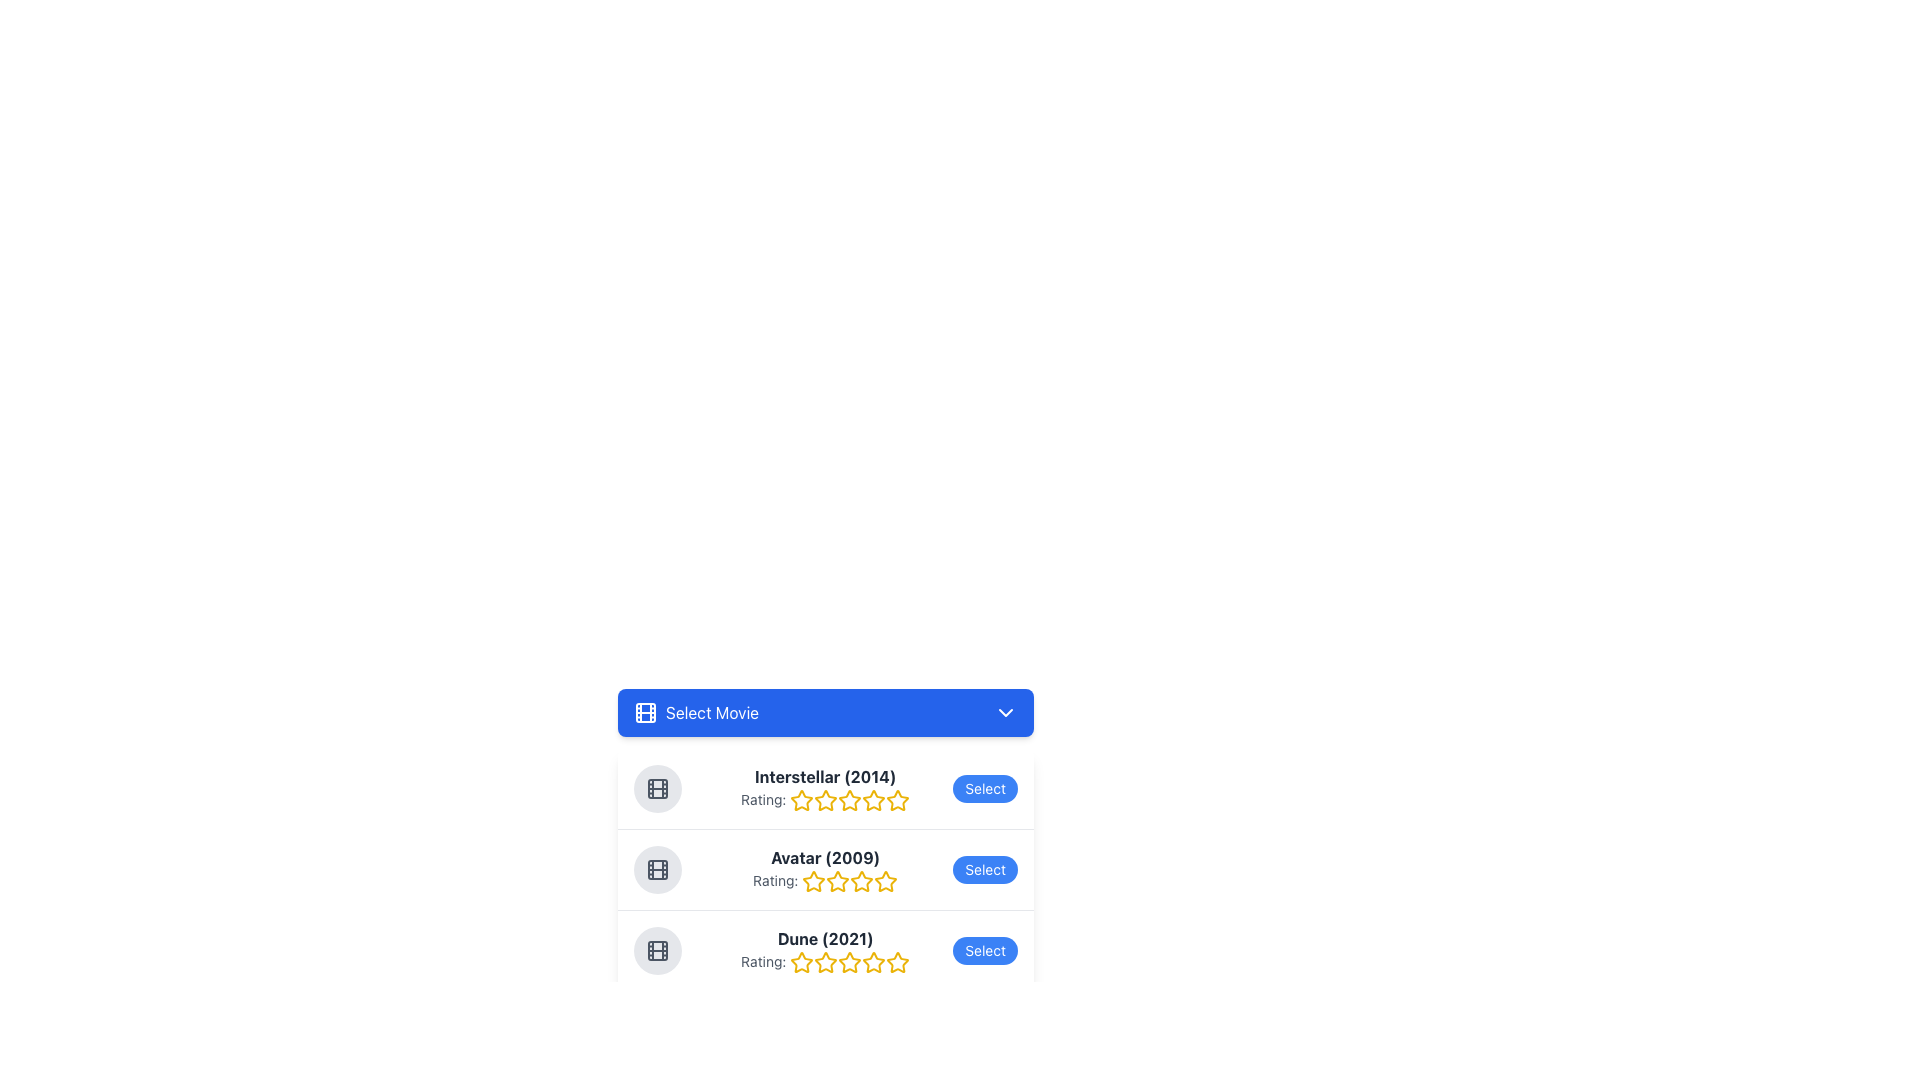  What do you see at coordinates (825, 950) in the screenshot?
I see `movie title 'Dune (2021)' and its rating represented by yellow stars from the Rating Display with Title element, which is the third item in the selectable list under the 'Select Movie' dropdown` at bounding box center [825, 950].